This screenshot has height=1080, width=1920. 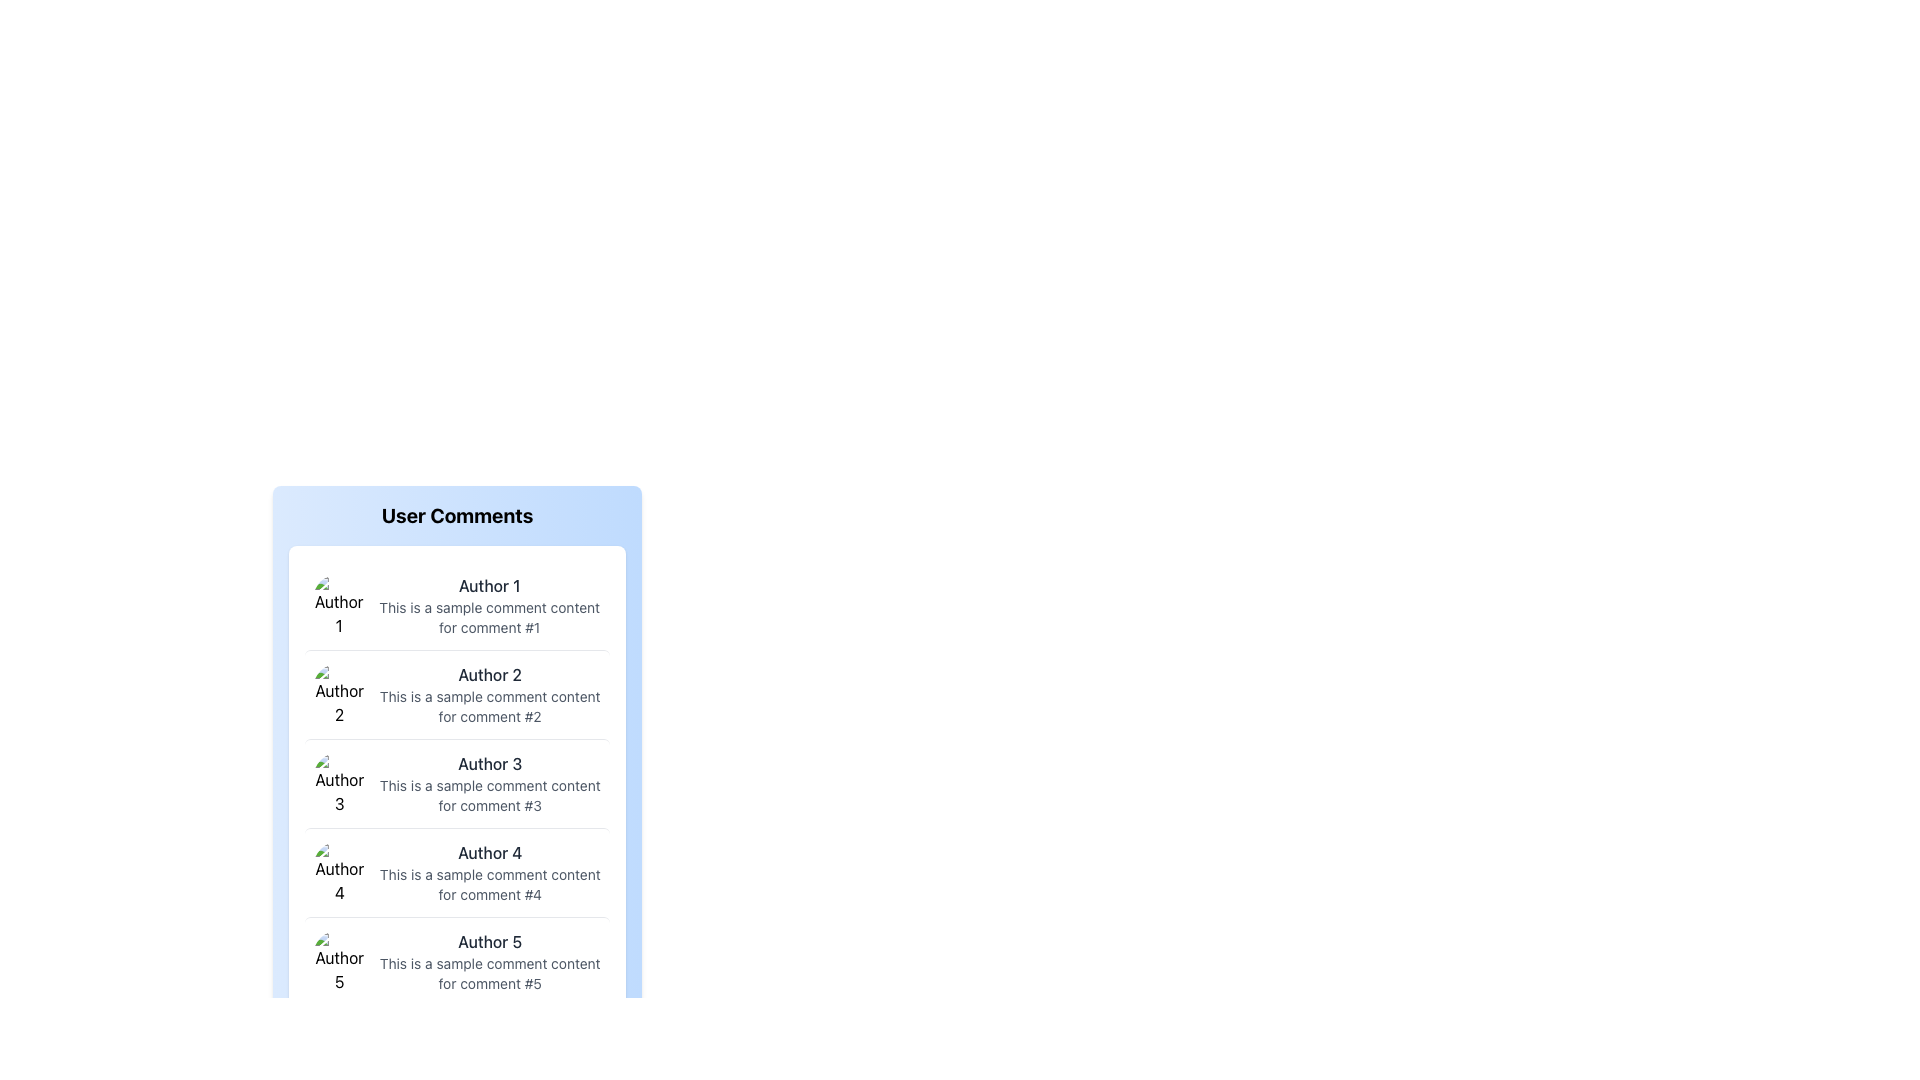 I want to click on the comment from the text block displaying 'Author 3' and the comment 'This is a sample comment content for comment #3', so click(x=490, y=782).